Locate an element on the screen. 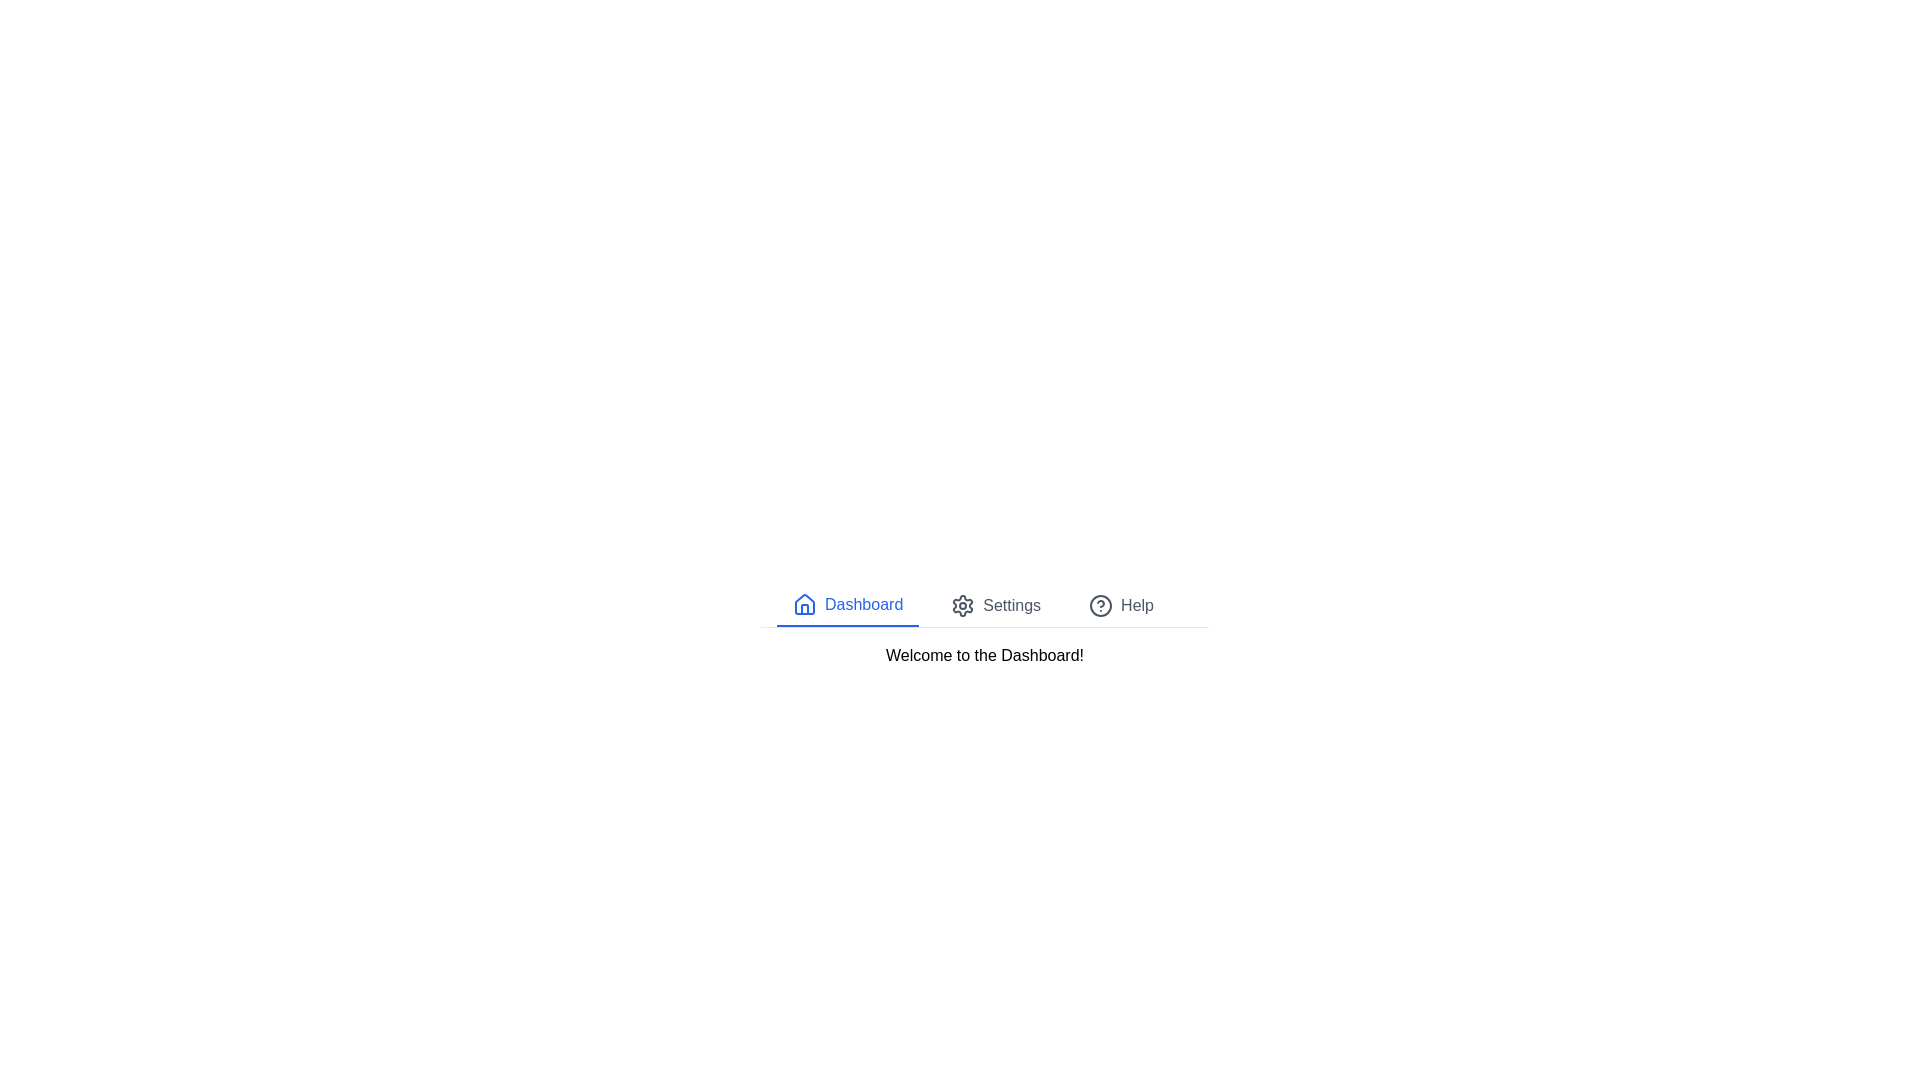 This screenshot has width=1920, height=1080. the Settings tab to observe its hover effect is located at coordinates (996, 604).